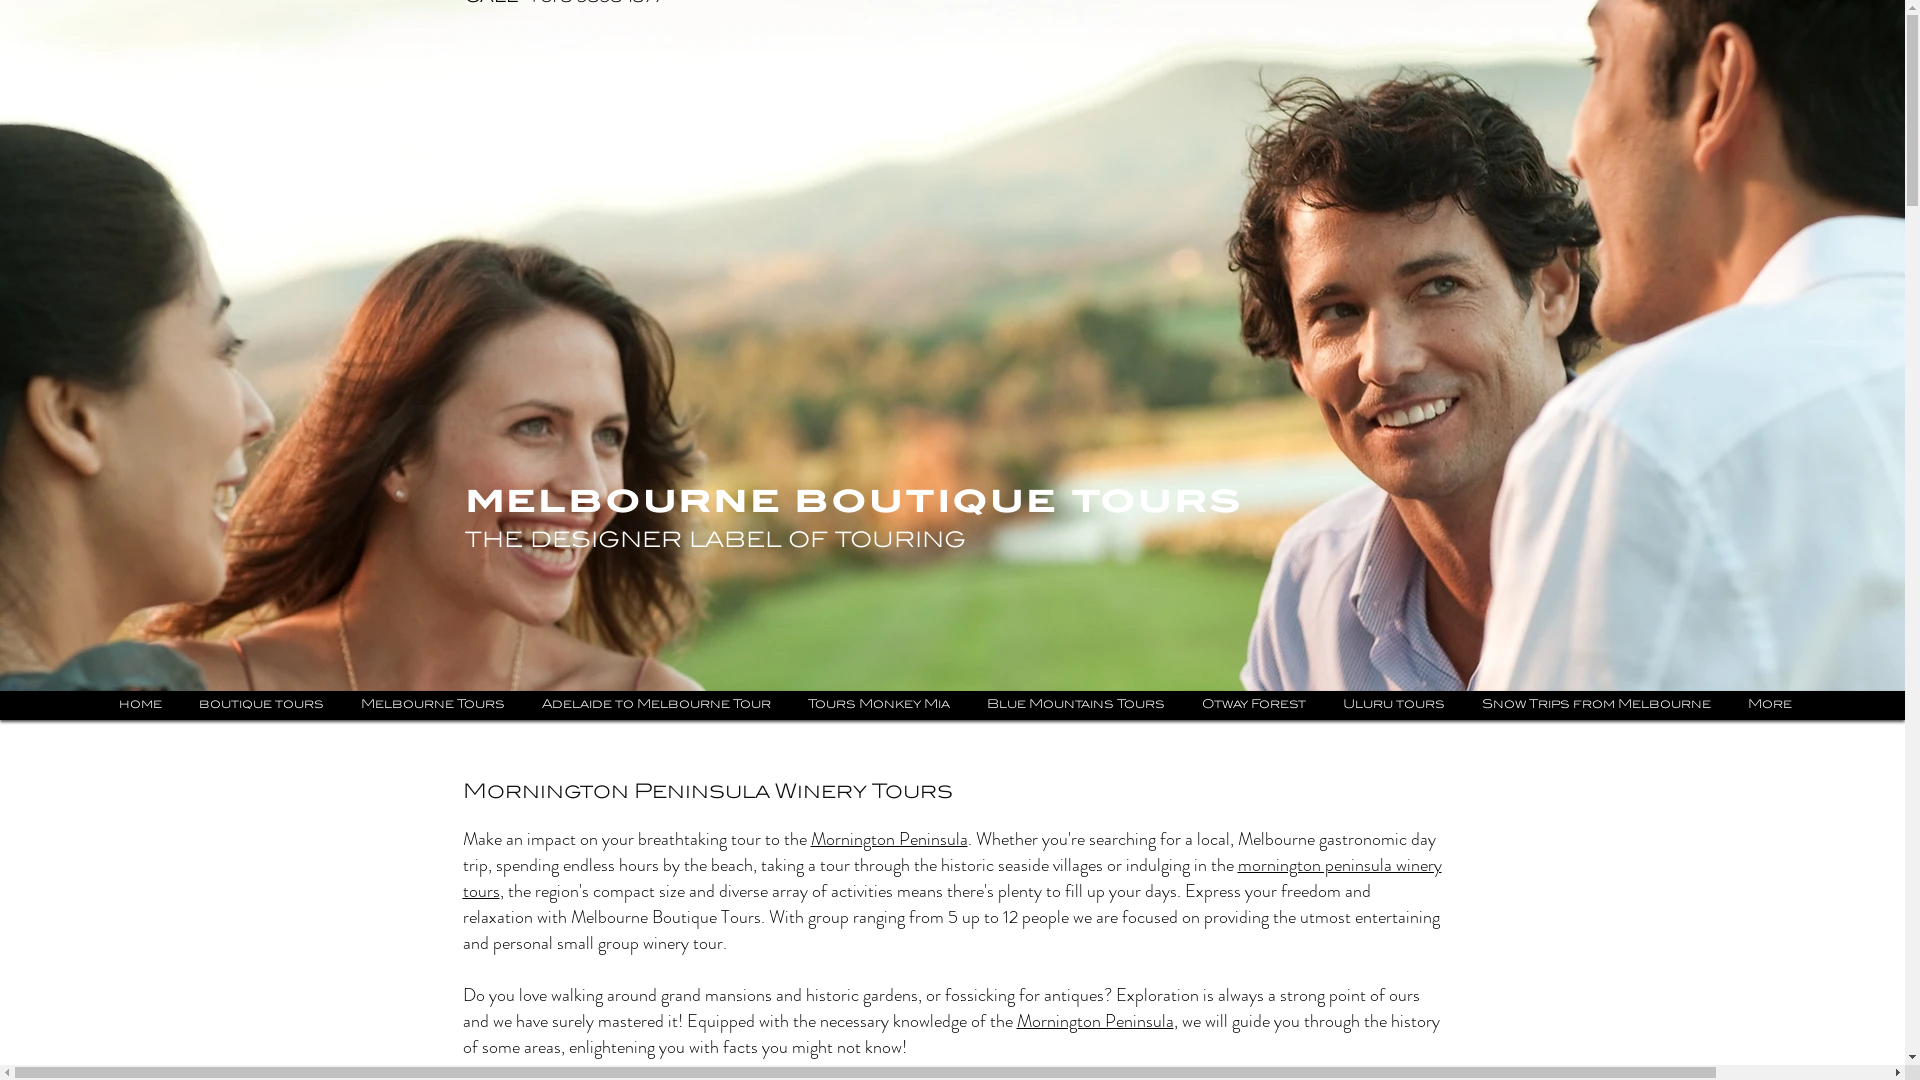  Describe the element at coordinates (1074, 704) in the screenshot. I see `'Blue Mountains Tours'` at that location.